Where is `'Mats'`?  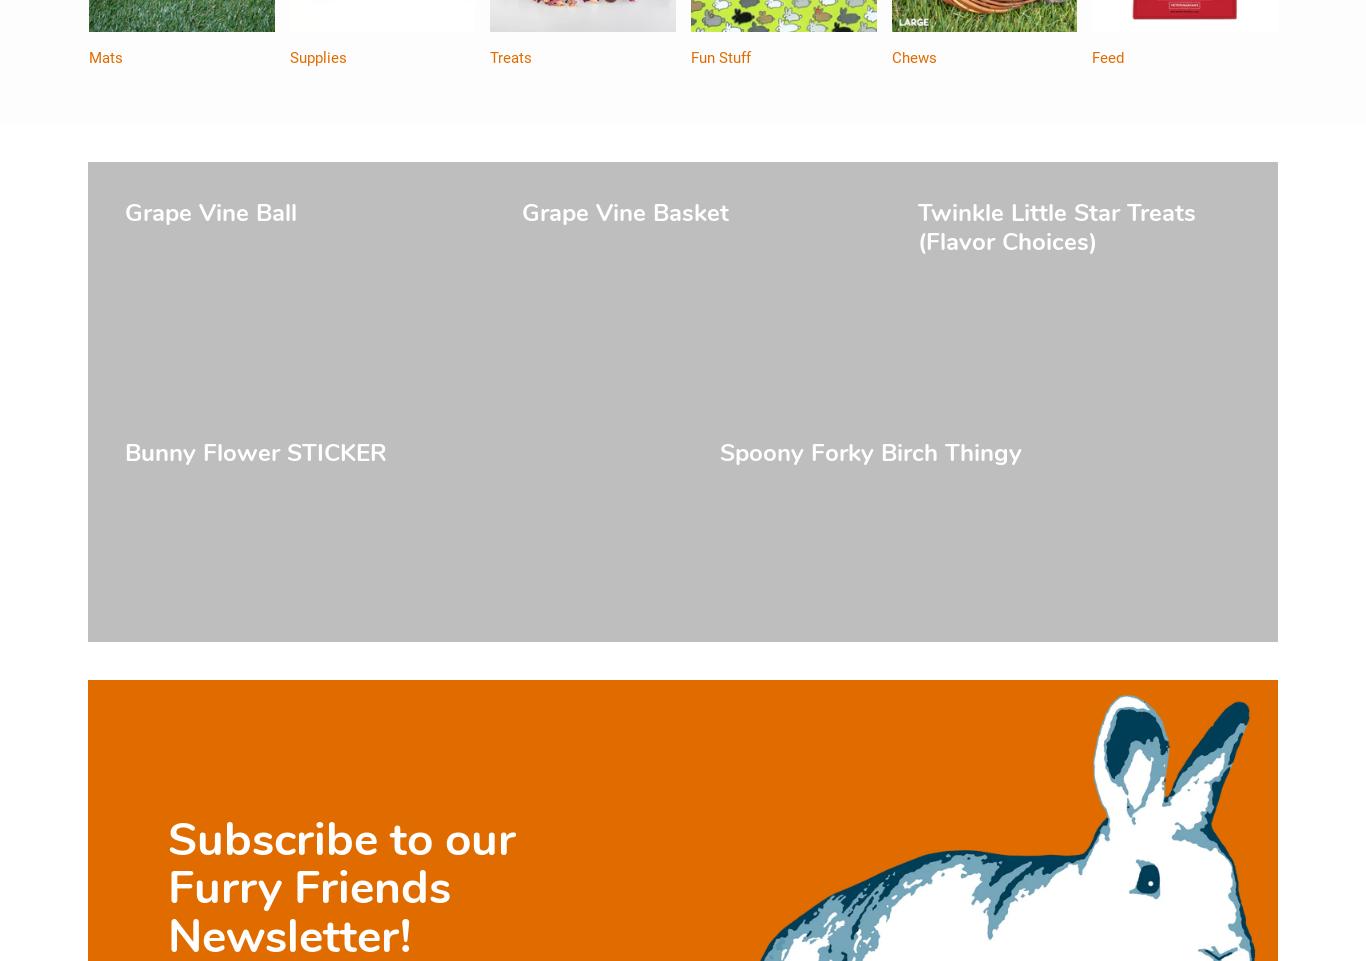 'Mats' is located at coordinates (106, 58).